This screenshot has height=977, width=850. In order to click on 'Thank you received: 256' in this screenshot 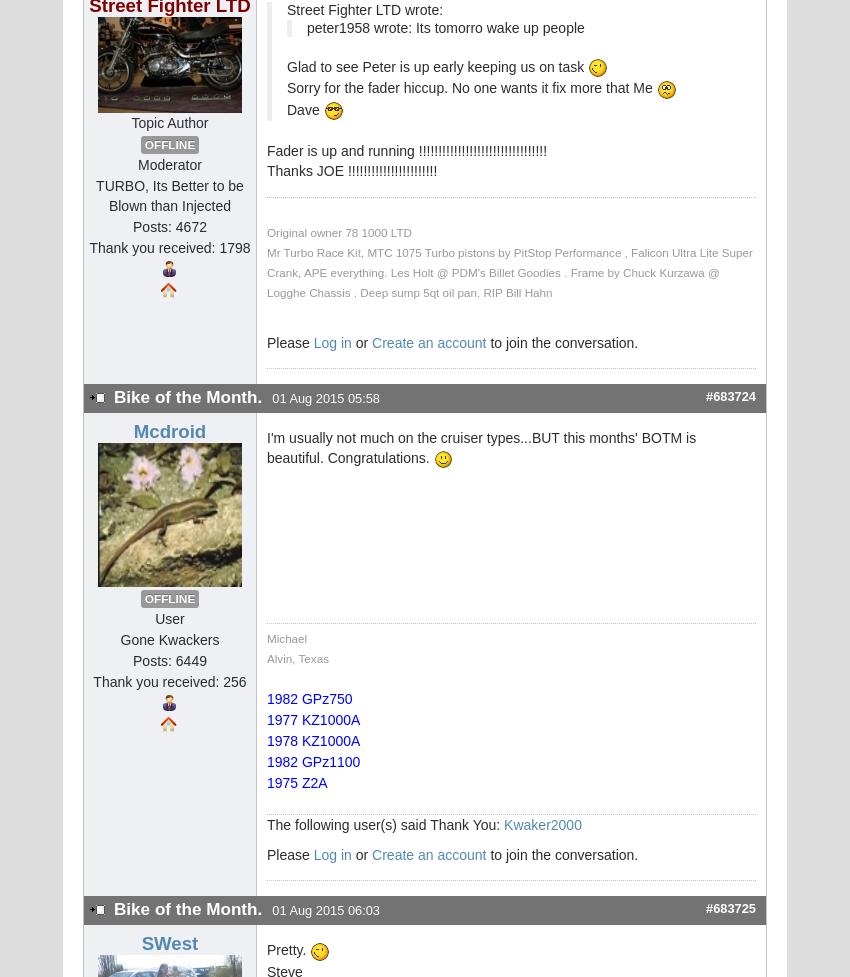, I will do `click(169, 682)`.